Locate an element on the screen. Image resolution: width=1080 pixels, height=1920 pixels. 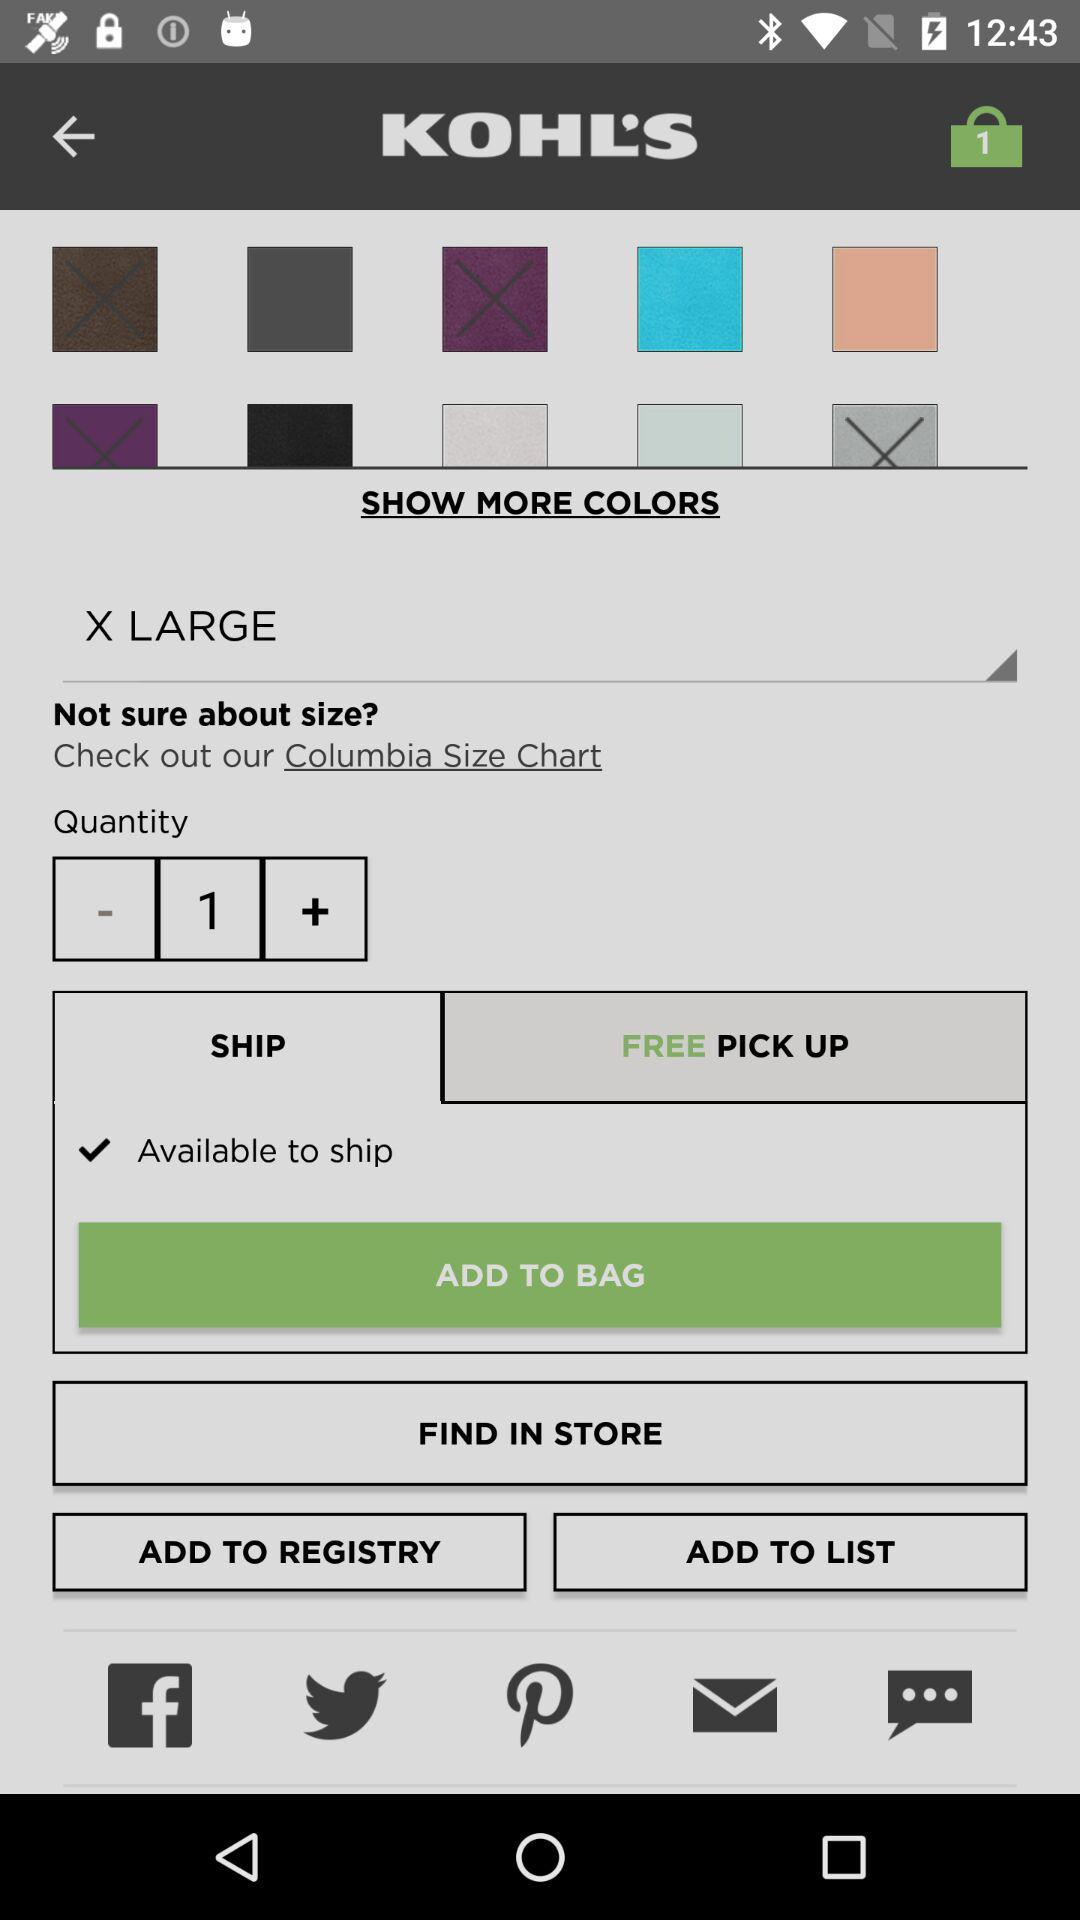
the email icon is located at coordinates (735, 1704).